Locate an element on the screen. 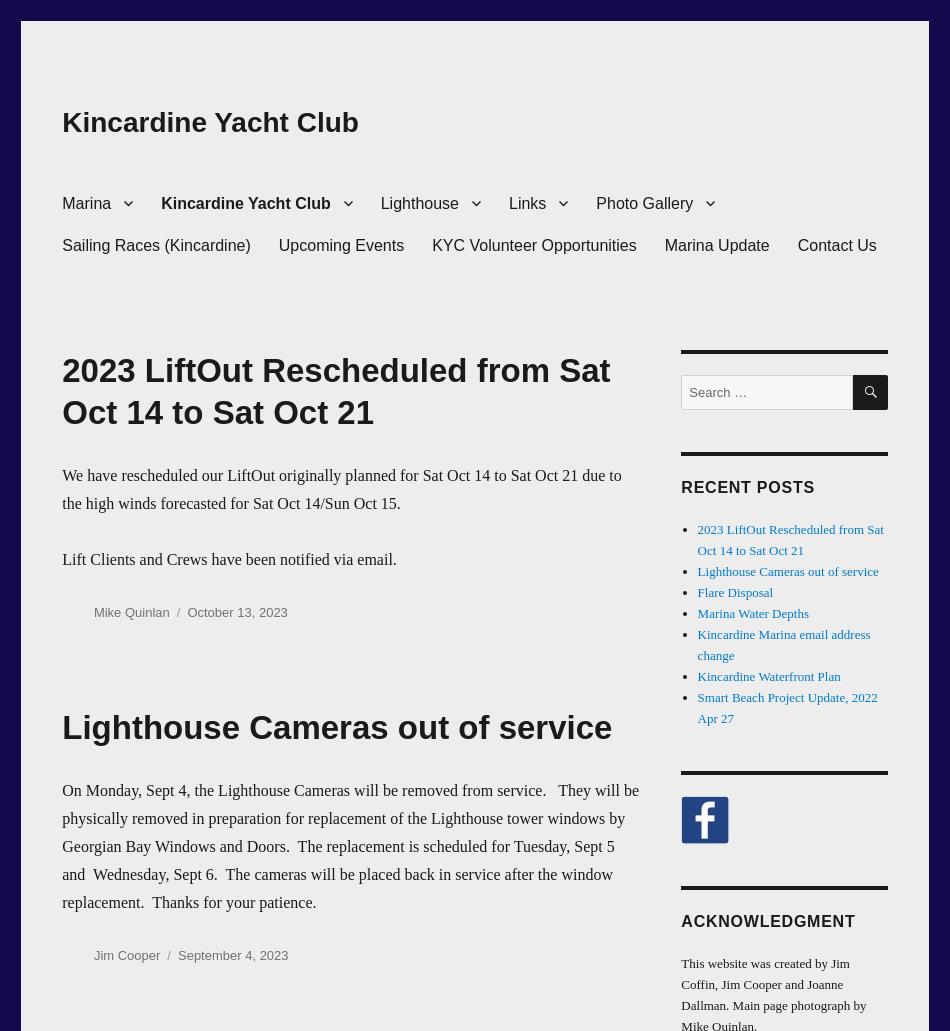 This screenshot has height=1031, width=950. 'Sailing Races (Kincardine)' is located at coordinates (155, 244).